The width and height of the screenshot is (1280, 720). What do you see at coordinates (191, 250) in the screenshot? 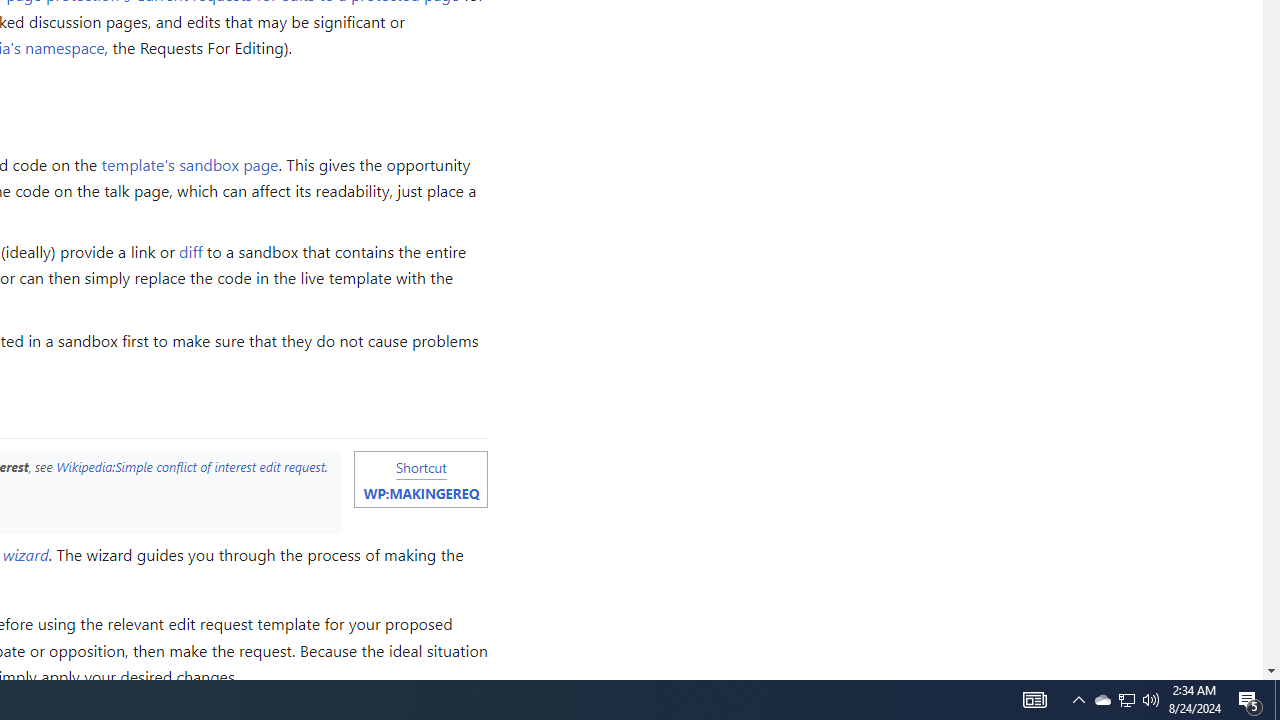
I see `'diff'` at bounding box center [191, 250].